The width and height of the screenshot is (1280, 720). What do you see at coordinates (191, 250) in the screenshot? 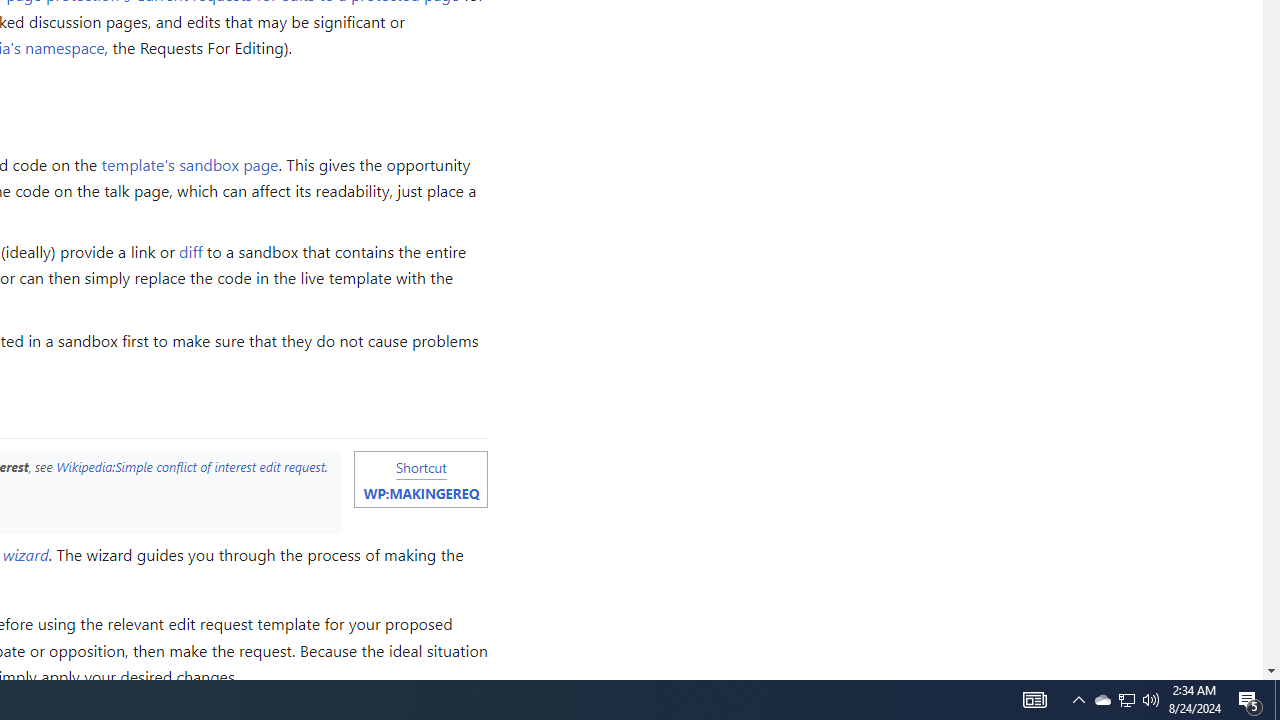
I see `'diff'` at bounding box center [191, 250].